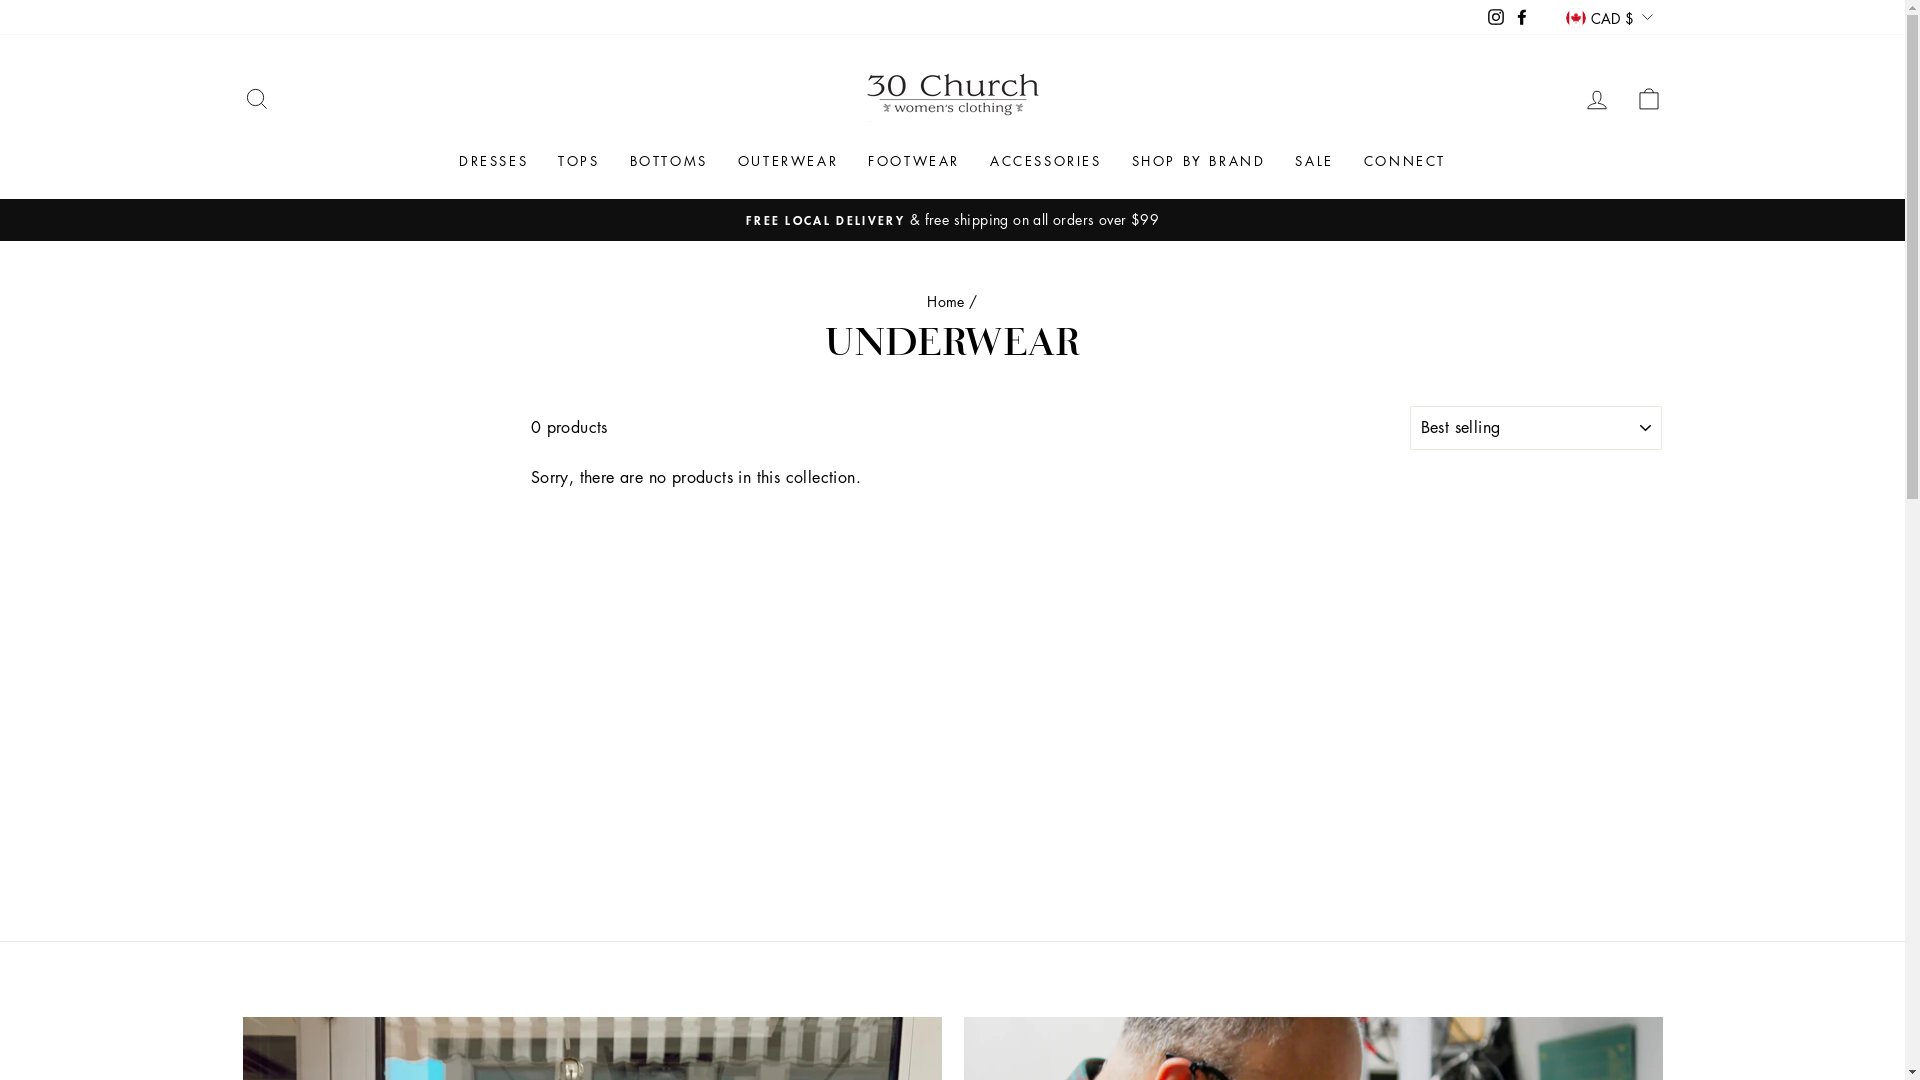 The image size is (1920, 1080). Describe the element at coordinates (542, 161) in the screenshot. I see `'TOPS'` at that location.